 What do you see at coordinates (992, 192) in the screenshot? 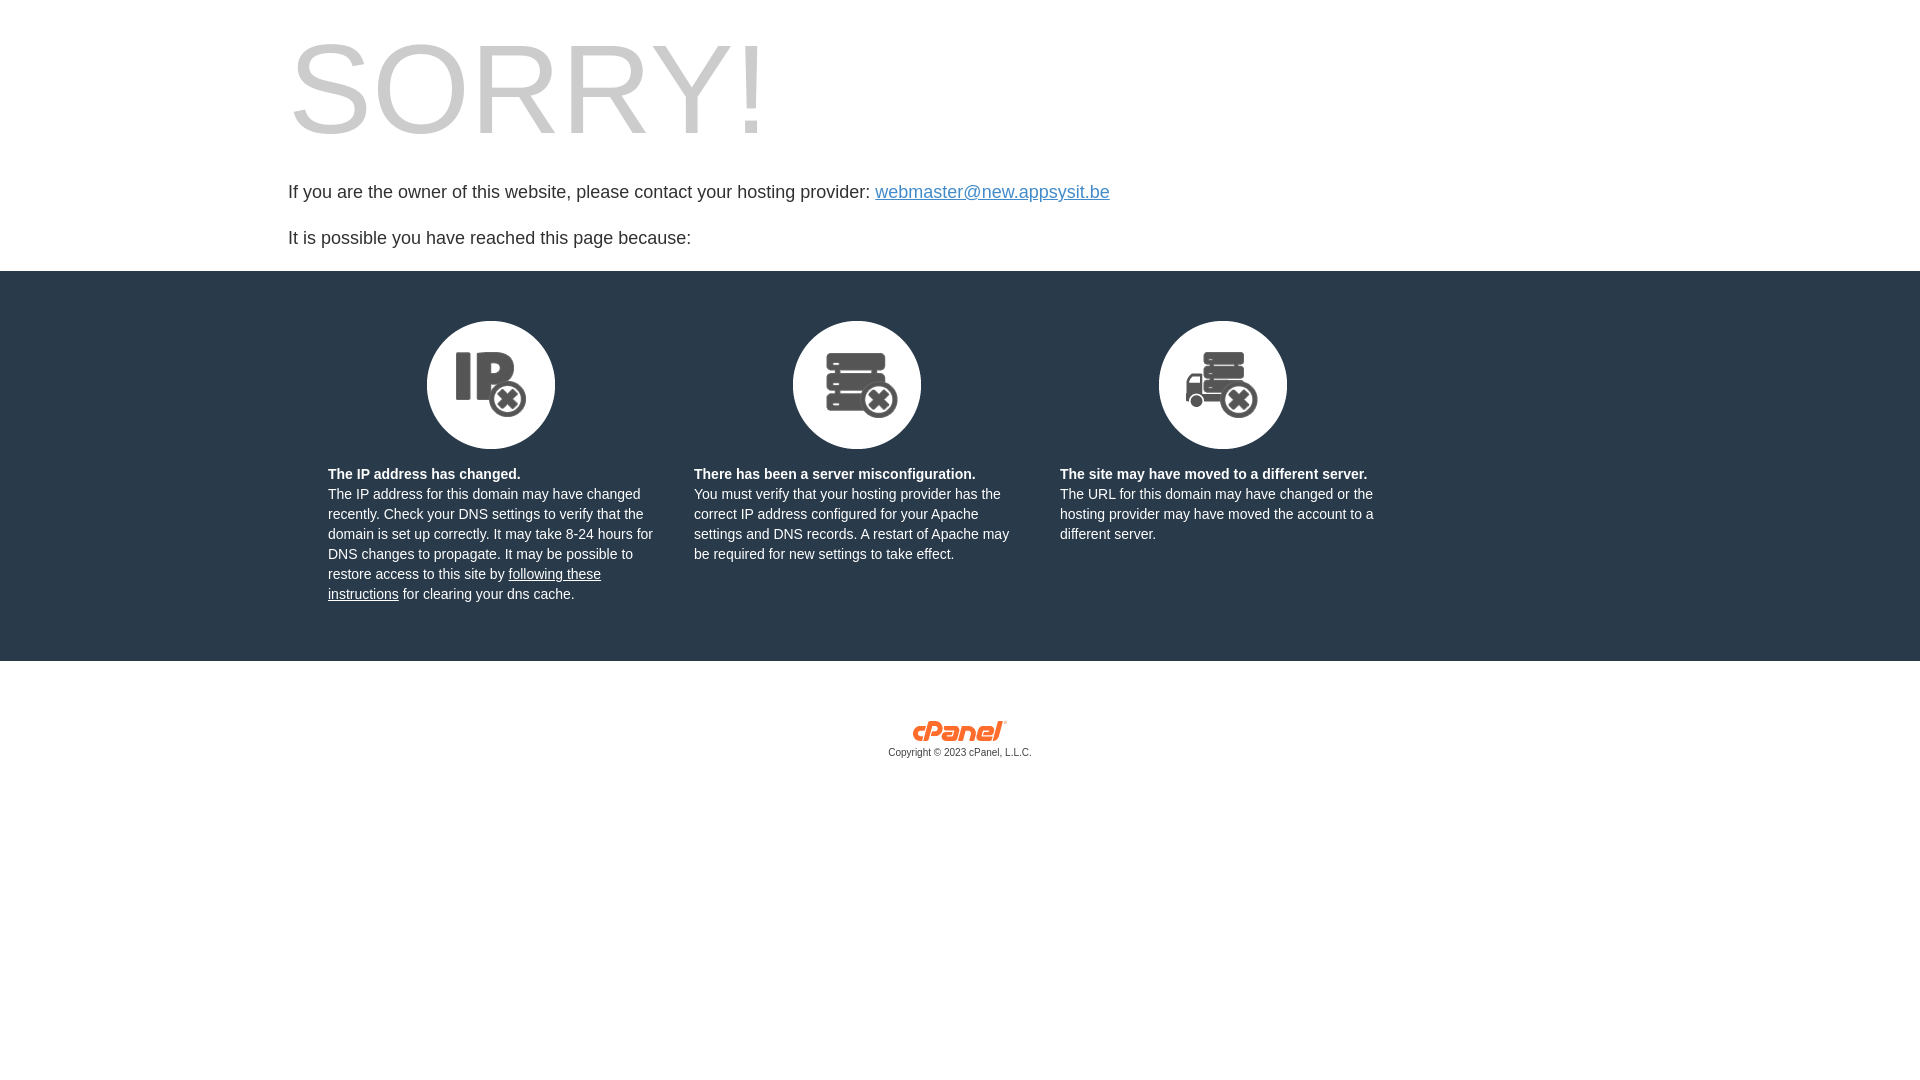
I see `'webmaster@new.appsysit.be'` at bounding box center [992, 192].